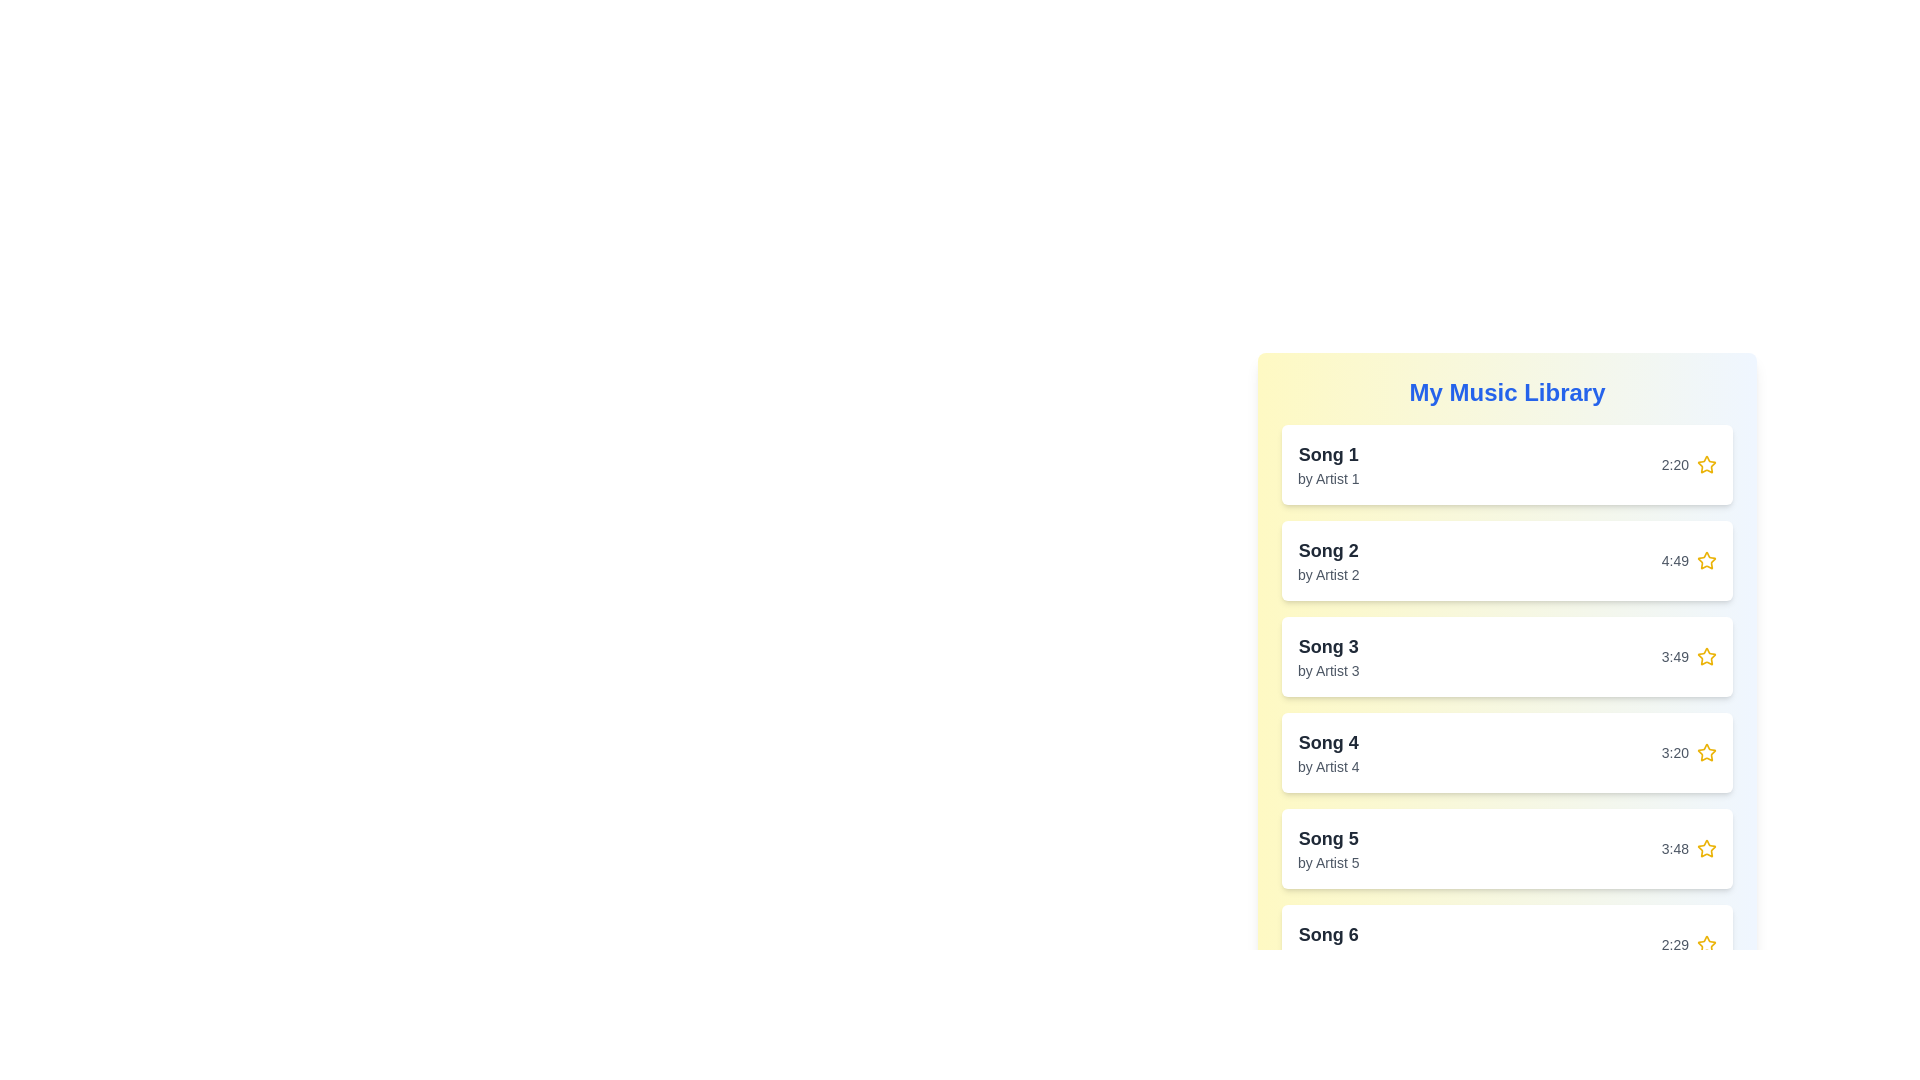 The width and height of the screenshot is (1920, 1080). What do you see at coordinates (1328, 478) in the screenshot?
I see `the label indicating the creator of 'Song 1' located below the text in the 'My Music Library' list` at bounding box center [1328, 478].